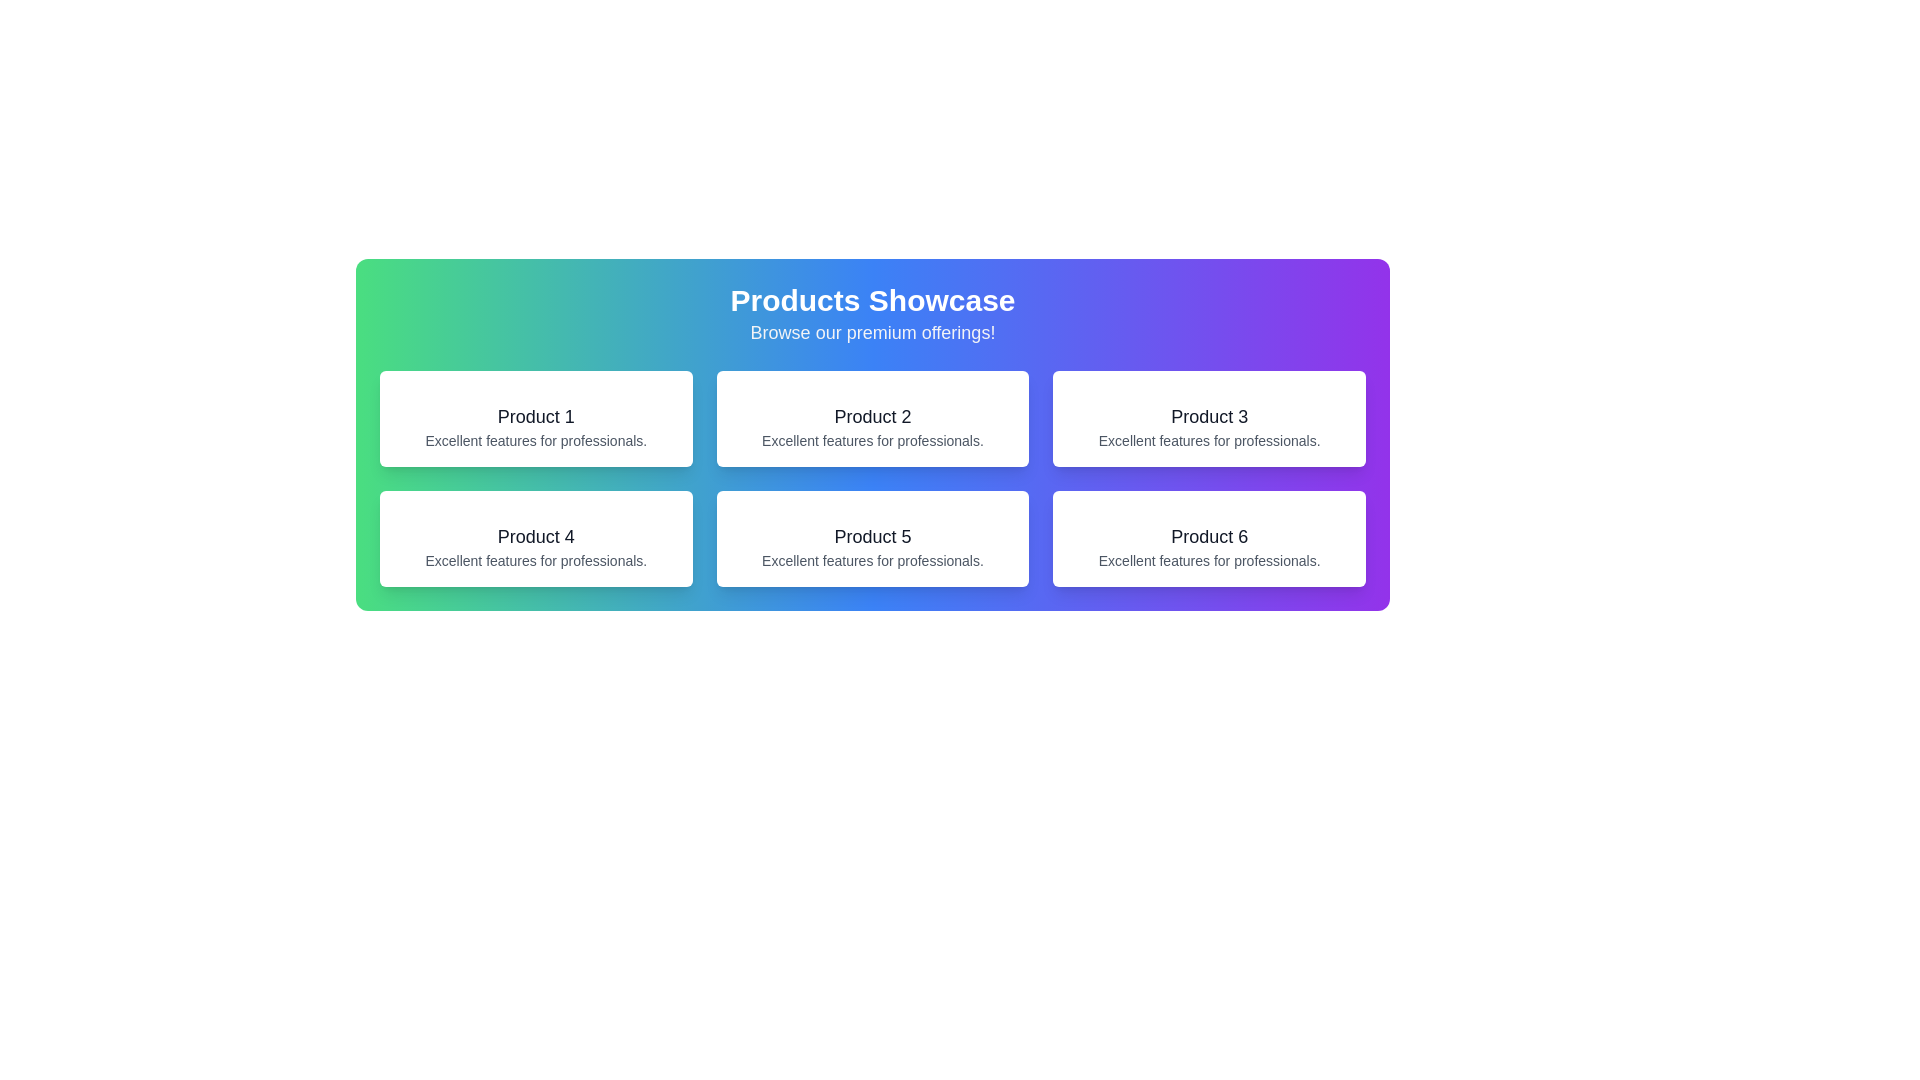 This screenshot has height=1080, width=1920. I want to click on the static text providing additional information about 'Product 3', located directly beneath its title in the product card, so click(1208, 439).